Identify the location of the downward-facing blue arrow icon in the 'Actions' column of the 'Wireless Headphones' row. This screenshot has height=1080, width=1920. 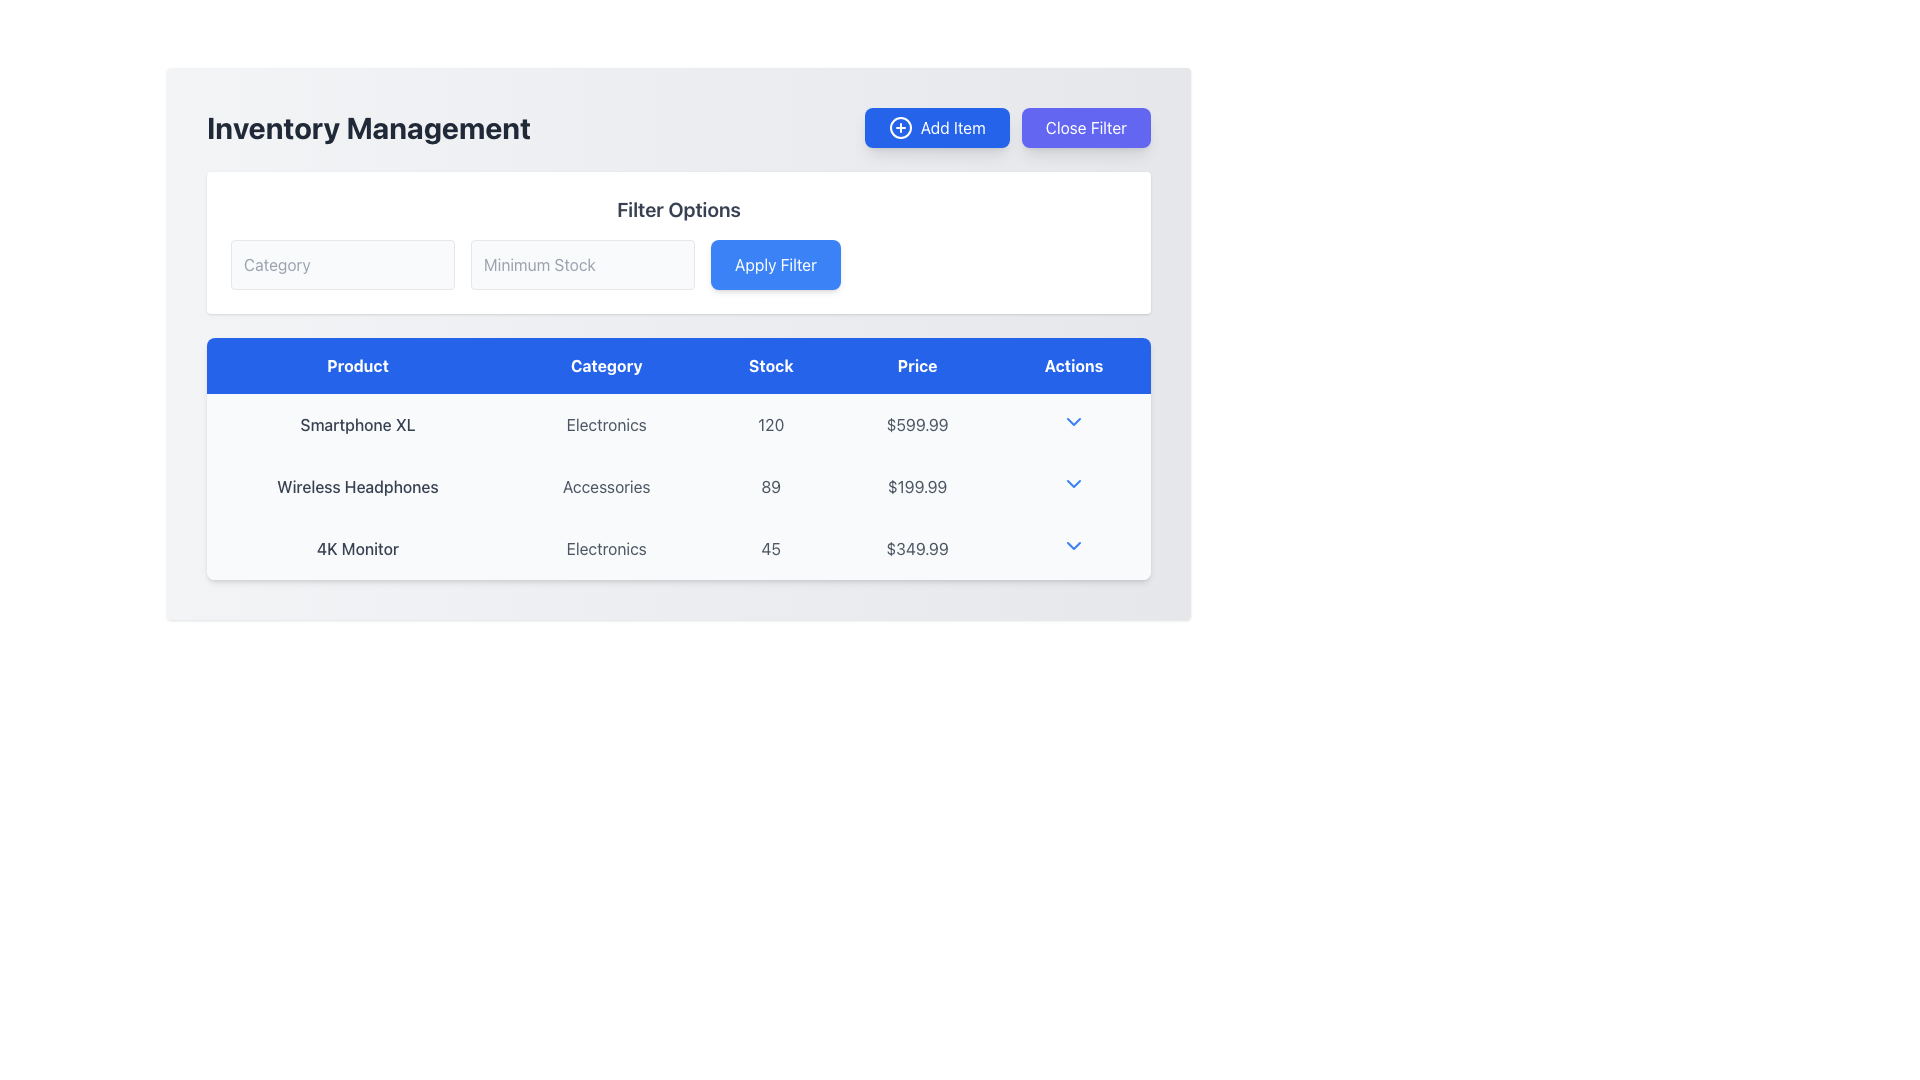
(1073, 486).